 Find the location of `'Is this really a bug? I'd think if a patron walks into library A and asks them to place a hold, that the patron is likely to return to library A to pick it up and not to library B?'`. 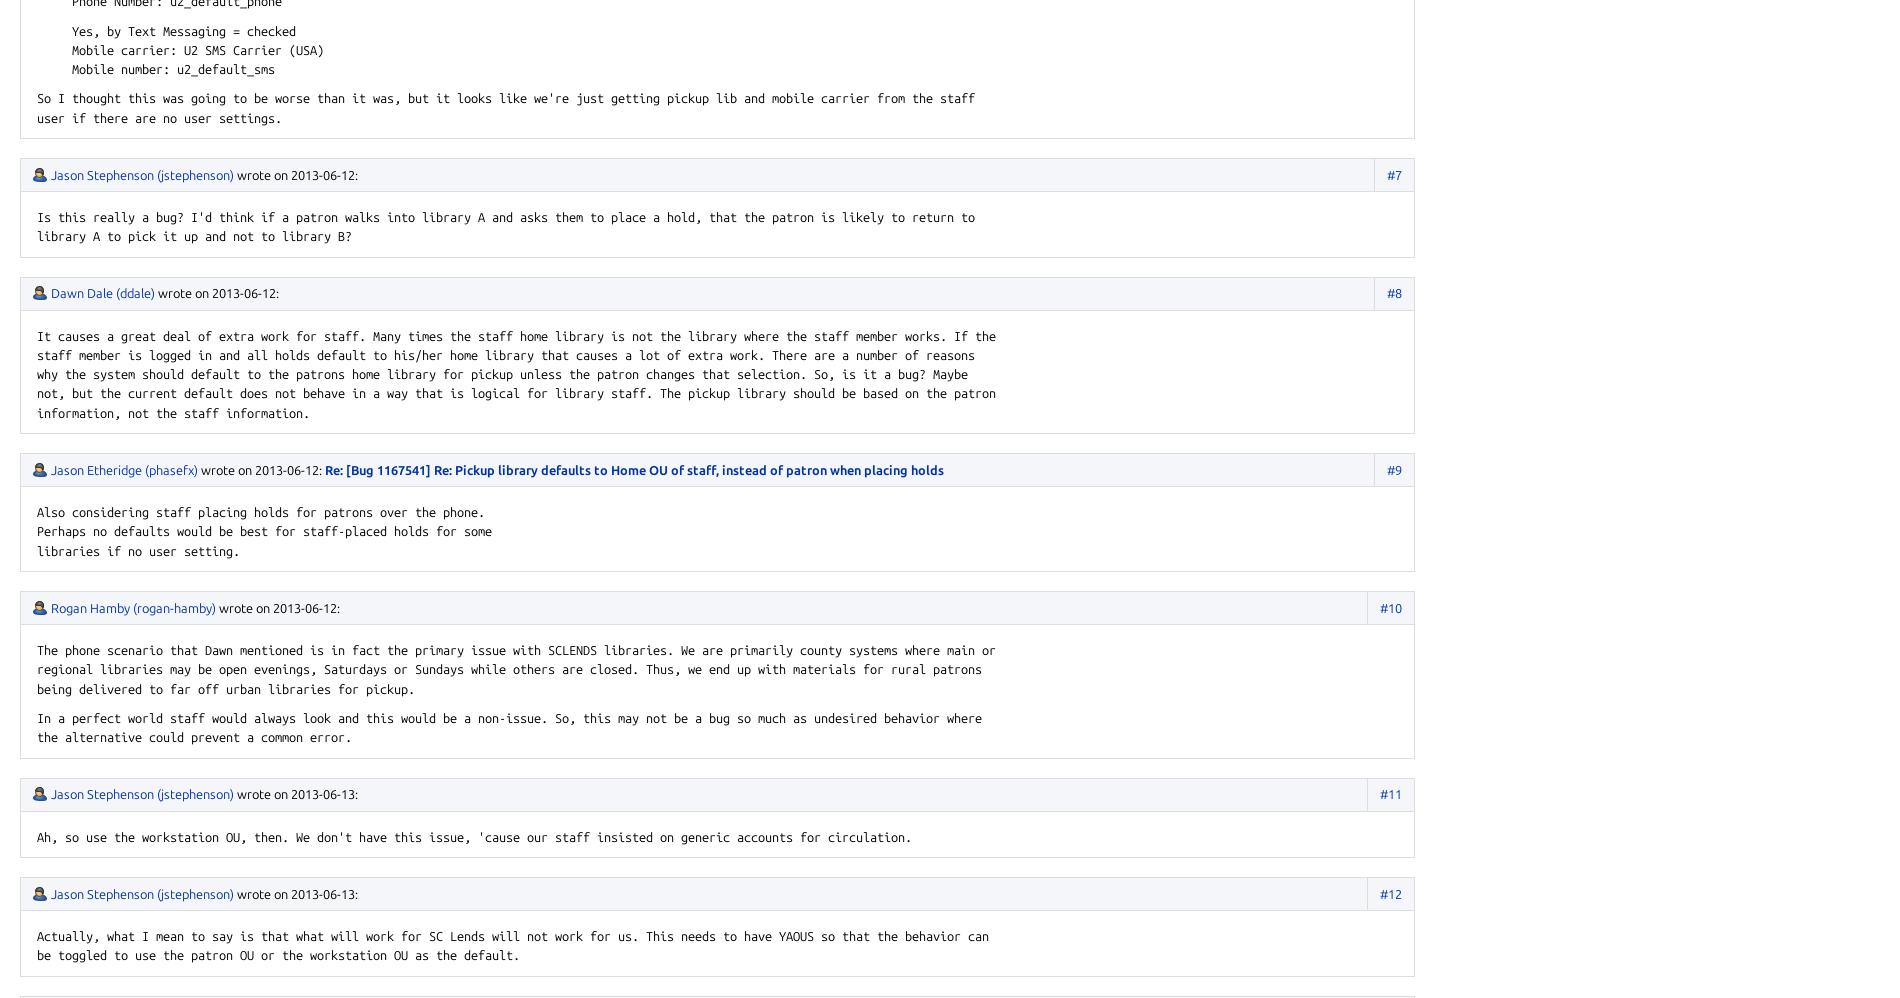

'Is this really a bug? I'd think if a patron walks into library A and asks them to place a hold, that the patron is likely to return to library A to pick it up and not to library B?' is located at coordinates (505, 226).